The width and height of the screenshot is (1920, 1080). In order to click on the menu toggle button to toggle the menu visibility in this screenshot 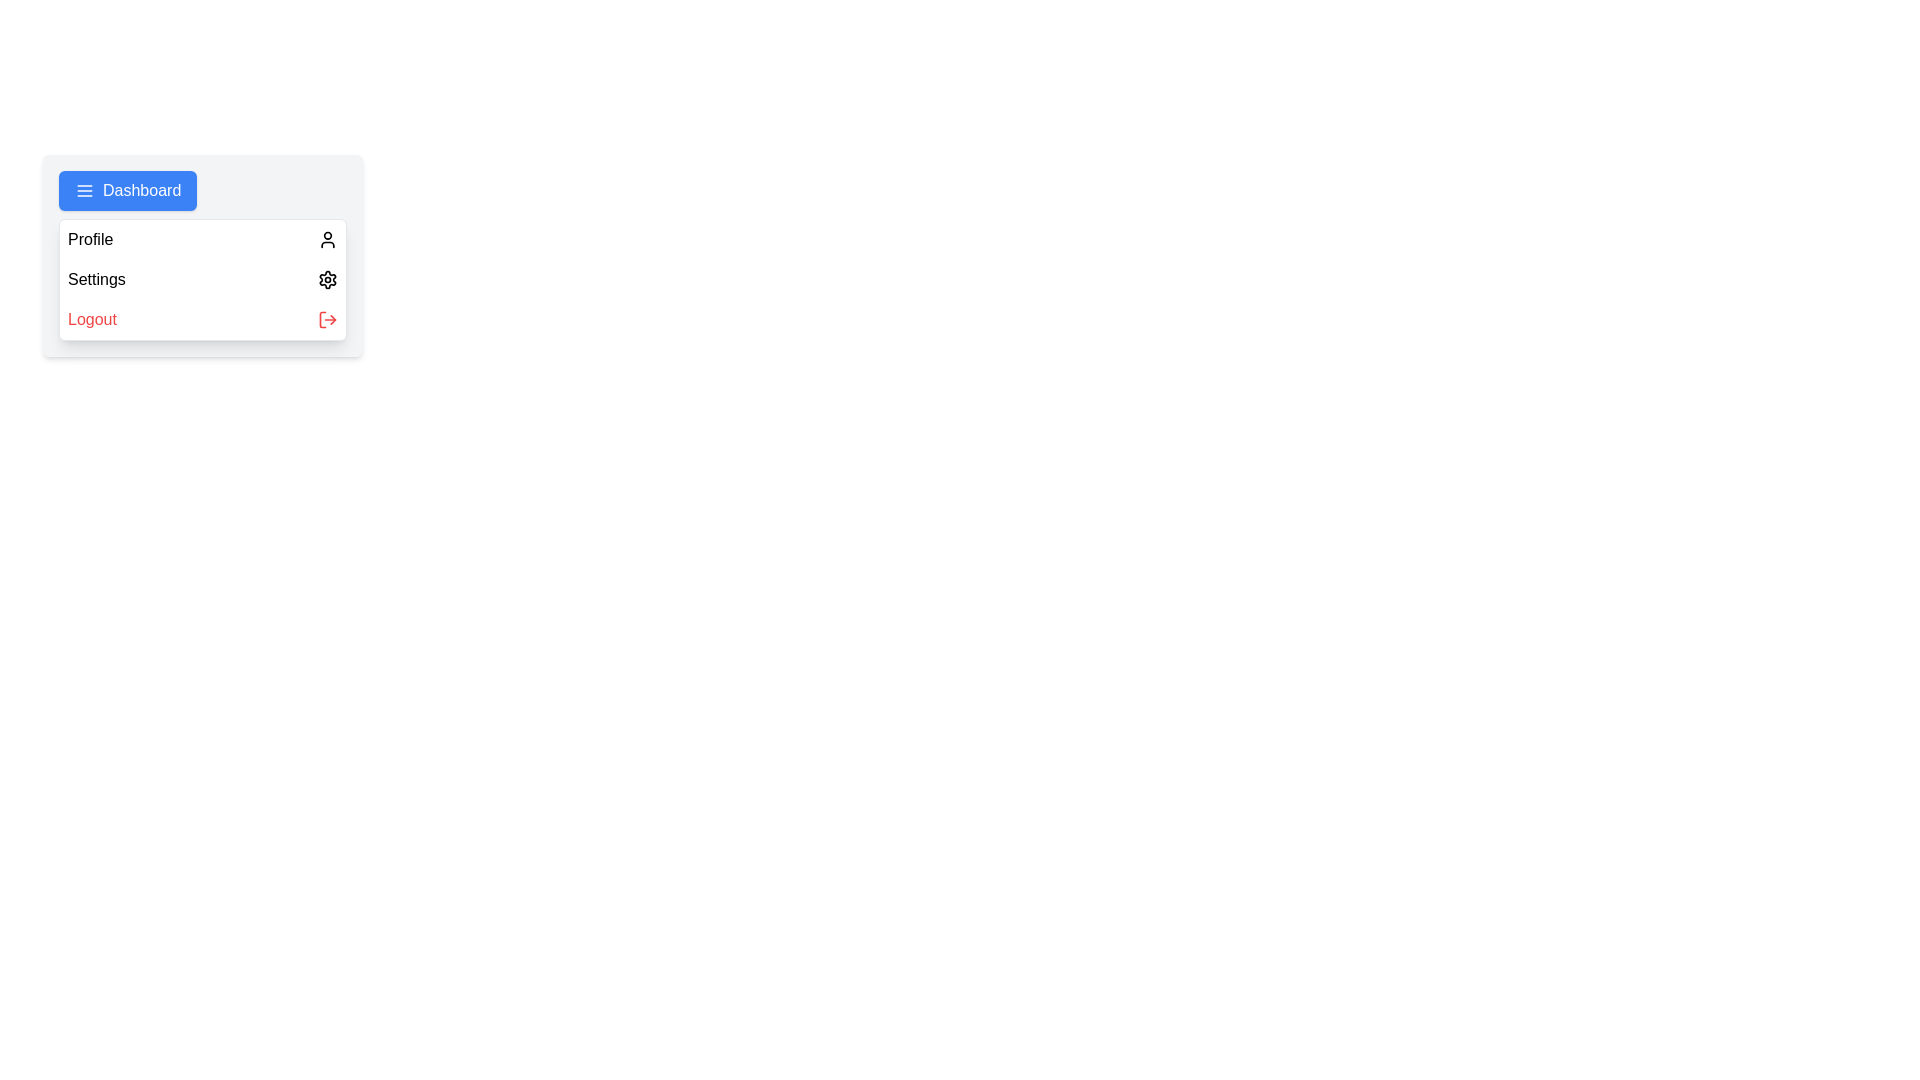, I will do `click(127, 191)`.